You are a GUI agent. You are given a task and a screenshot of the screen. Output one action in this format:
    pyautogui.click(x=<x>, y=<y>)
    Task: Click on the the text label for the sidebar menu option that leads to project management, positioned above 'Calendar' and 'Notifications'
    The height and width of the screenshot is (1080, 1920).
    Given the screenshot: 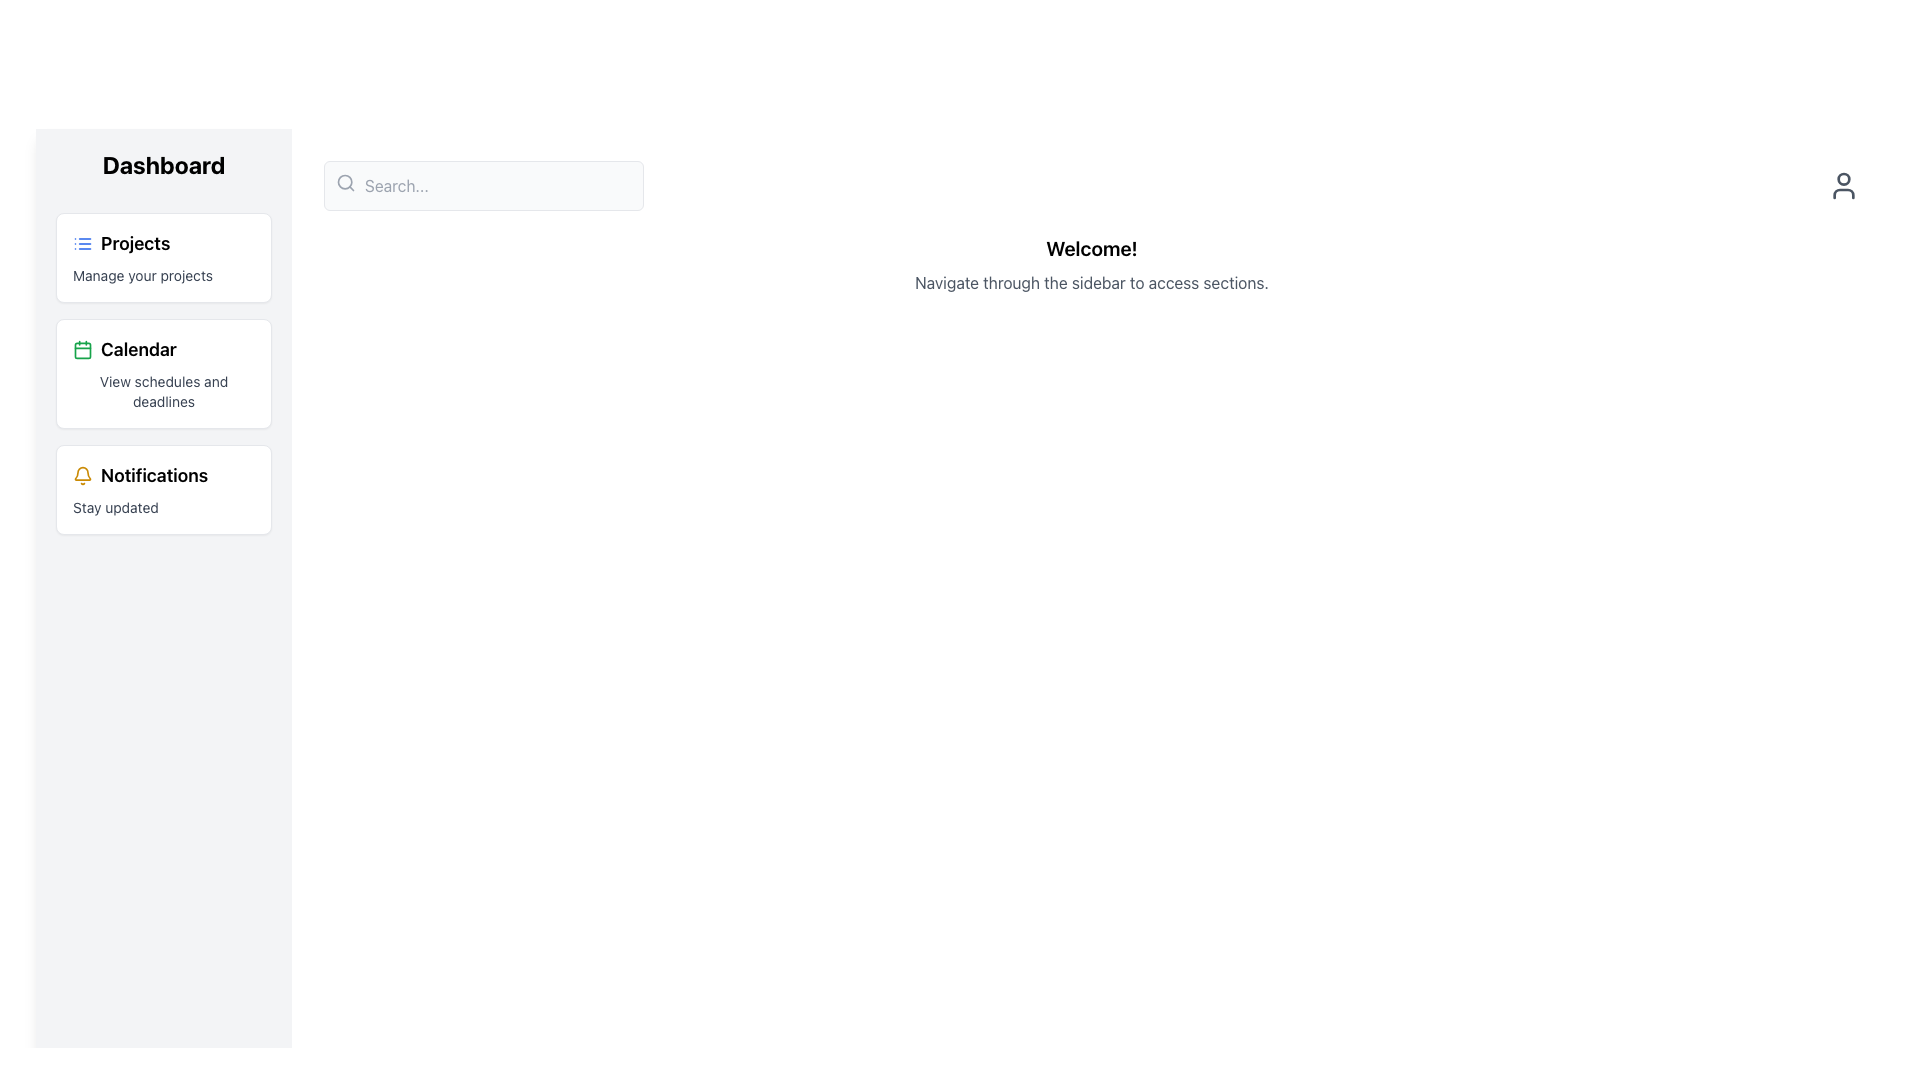 What is the action you would take?
    pyautogui.click(x=134, y=242)
    